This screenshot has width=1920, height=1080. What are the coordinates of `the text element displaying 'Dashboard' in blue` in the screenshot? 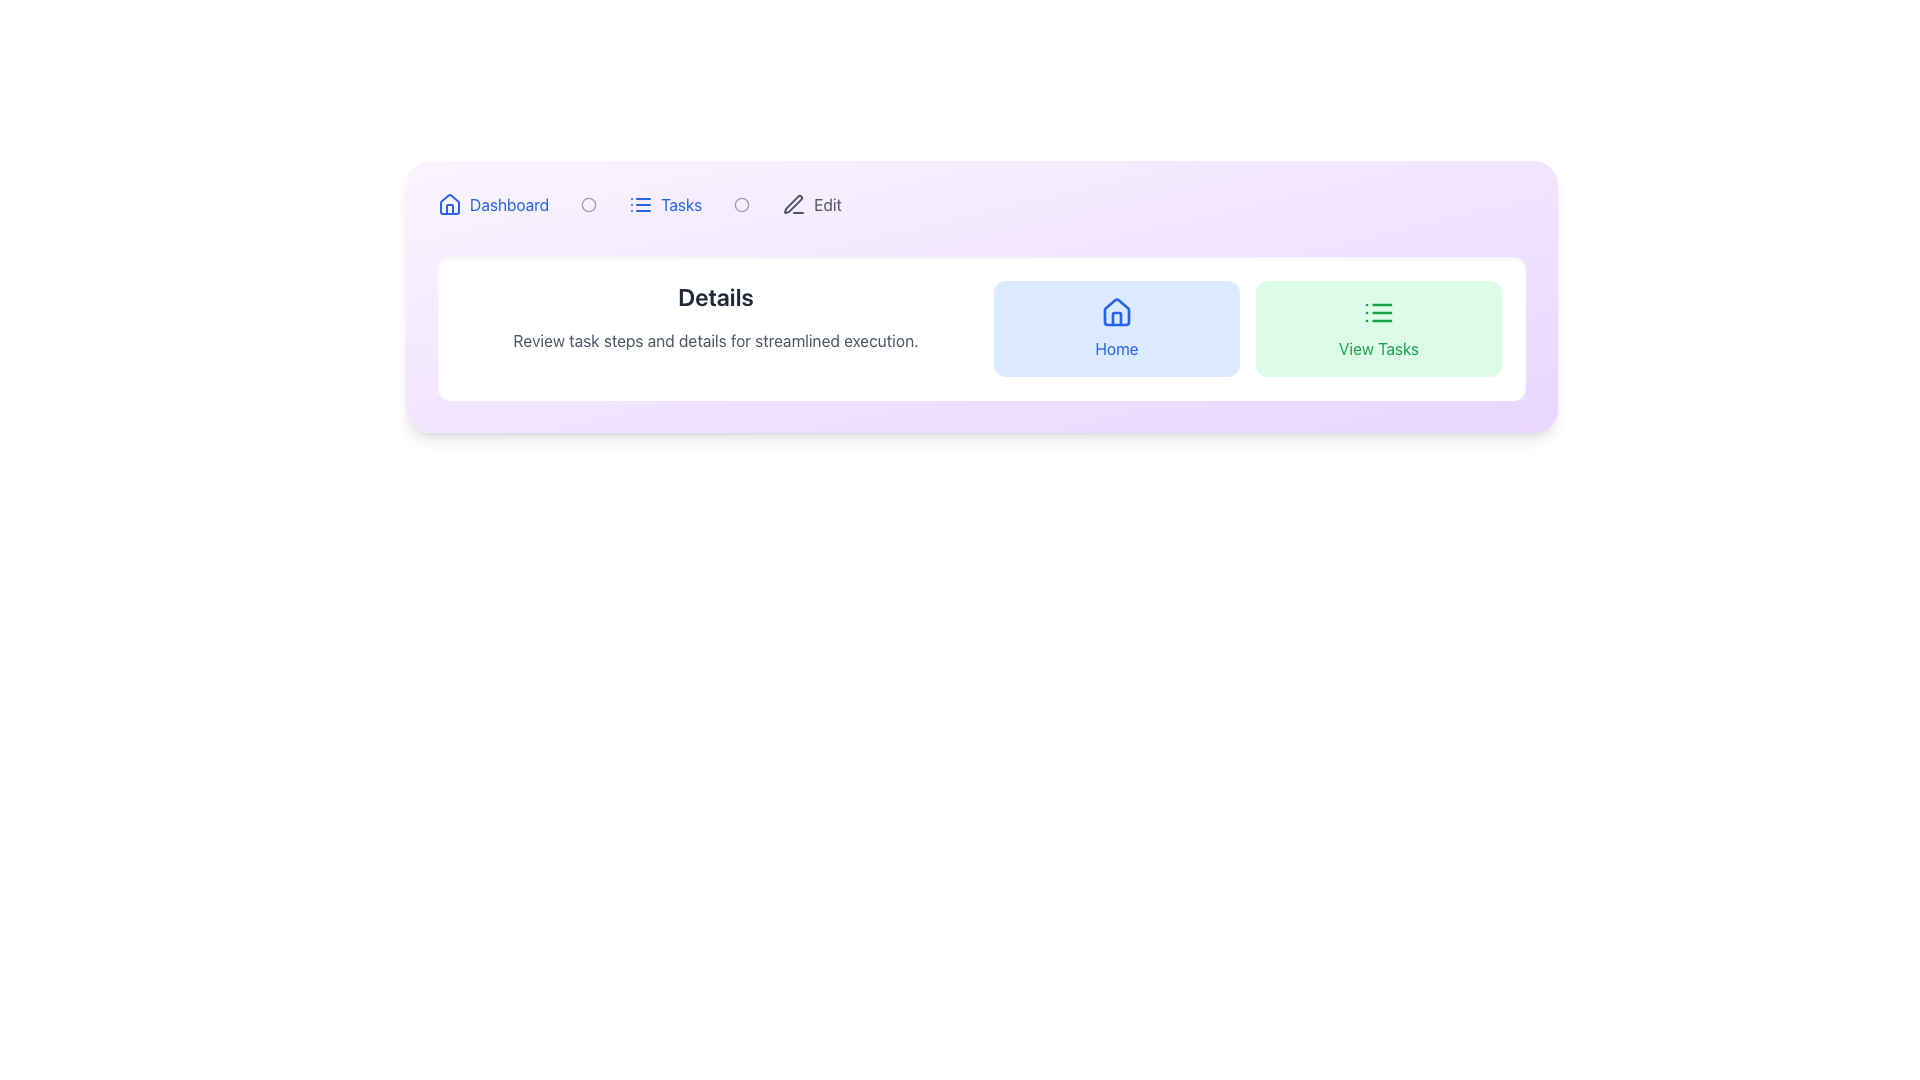 It's located at (509, 204).